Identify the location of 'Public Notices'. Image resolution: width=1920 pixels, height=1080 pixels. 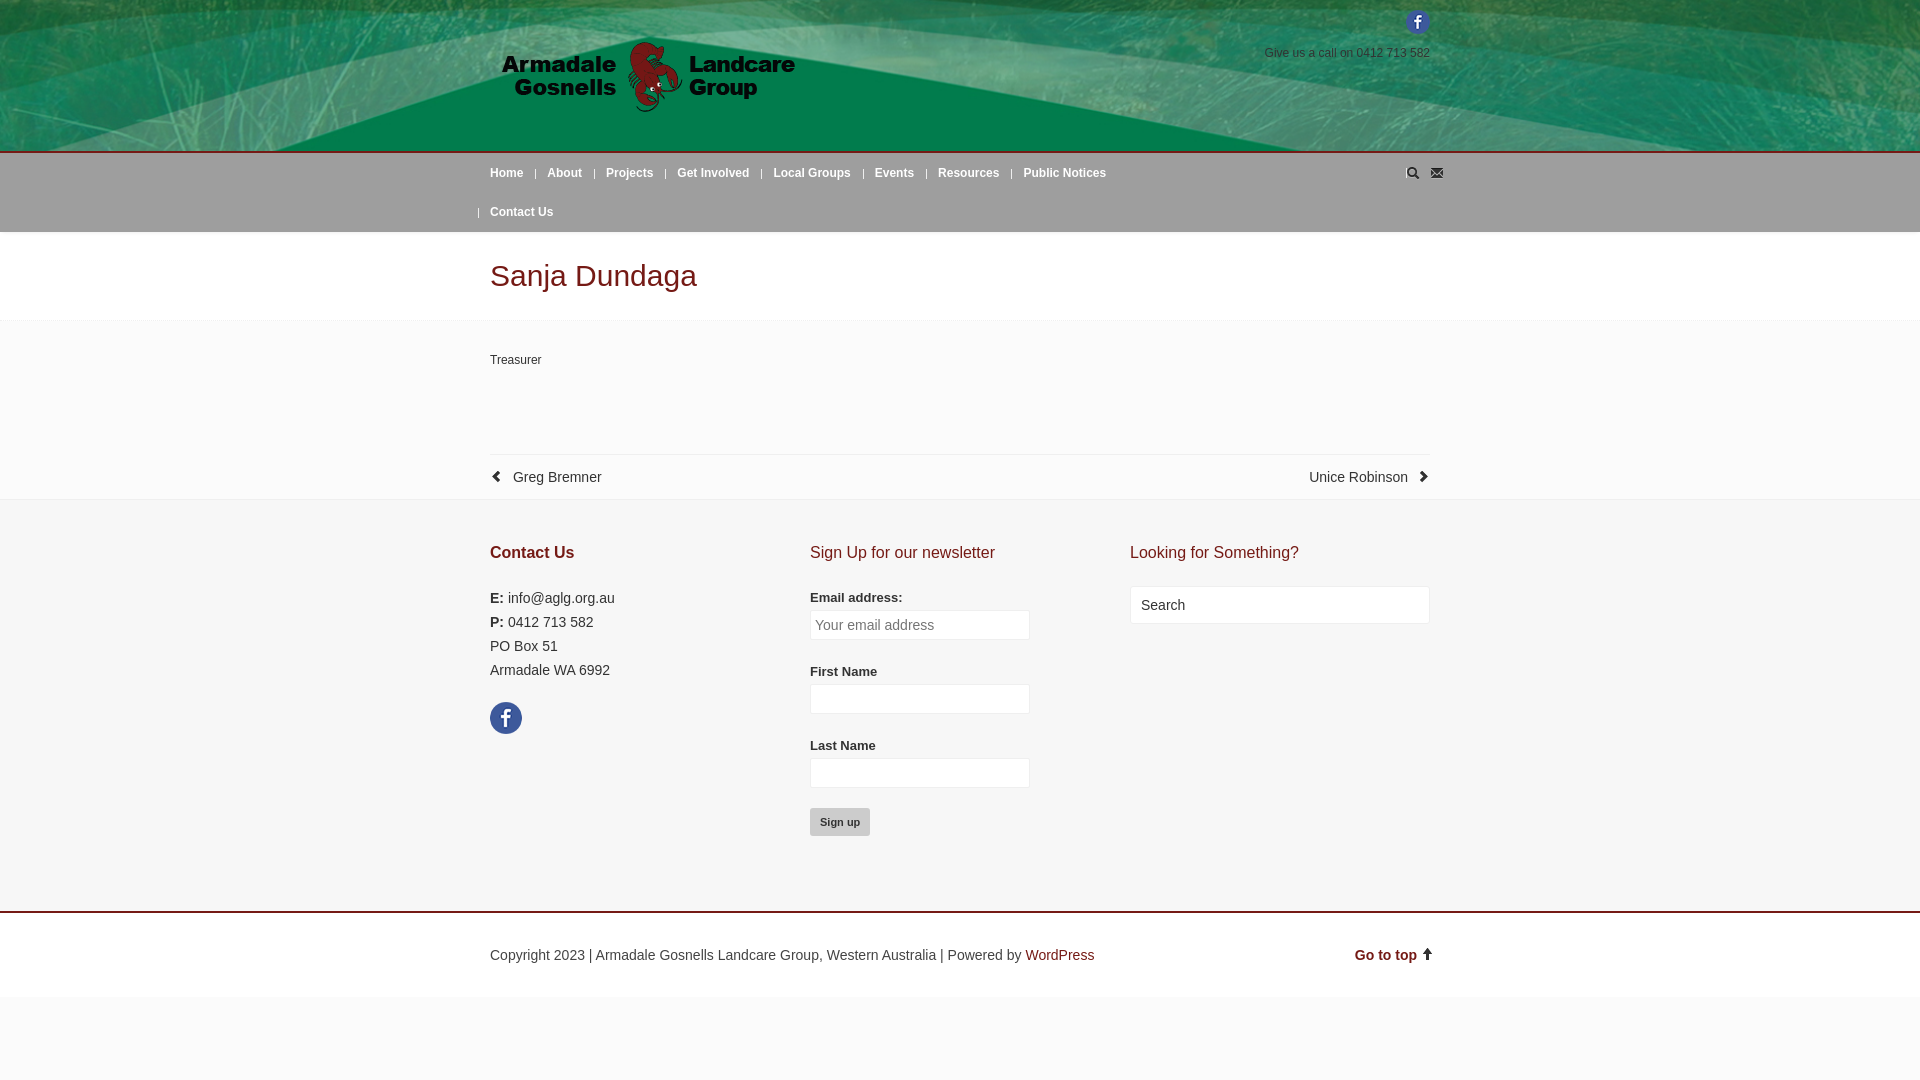
(1063, 172).